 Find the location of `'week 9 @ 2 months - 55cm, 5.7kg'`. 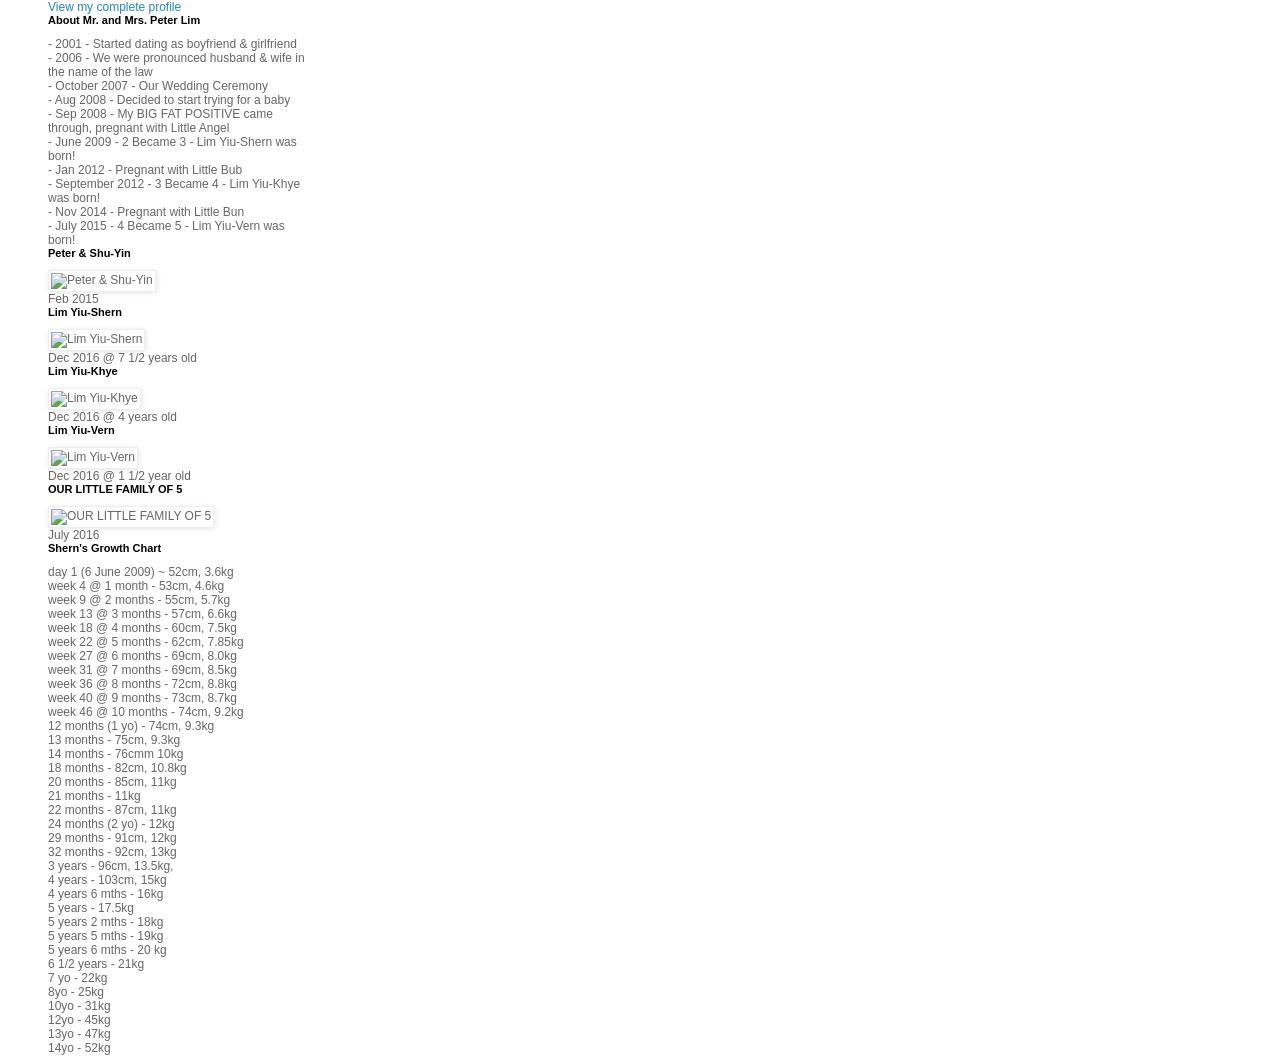

'week 9 @ 2 months - 55cm, 5.7kg' is located at coordinates (138, 598).